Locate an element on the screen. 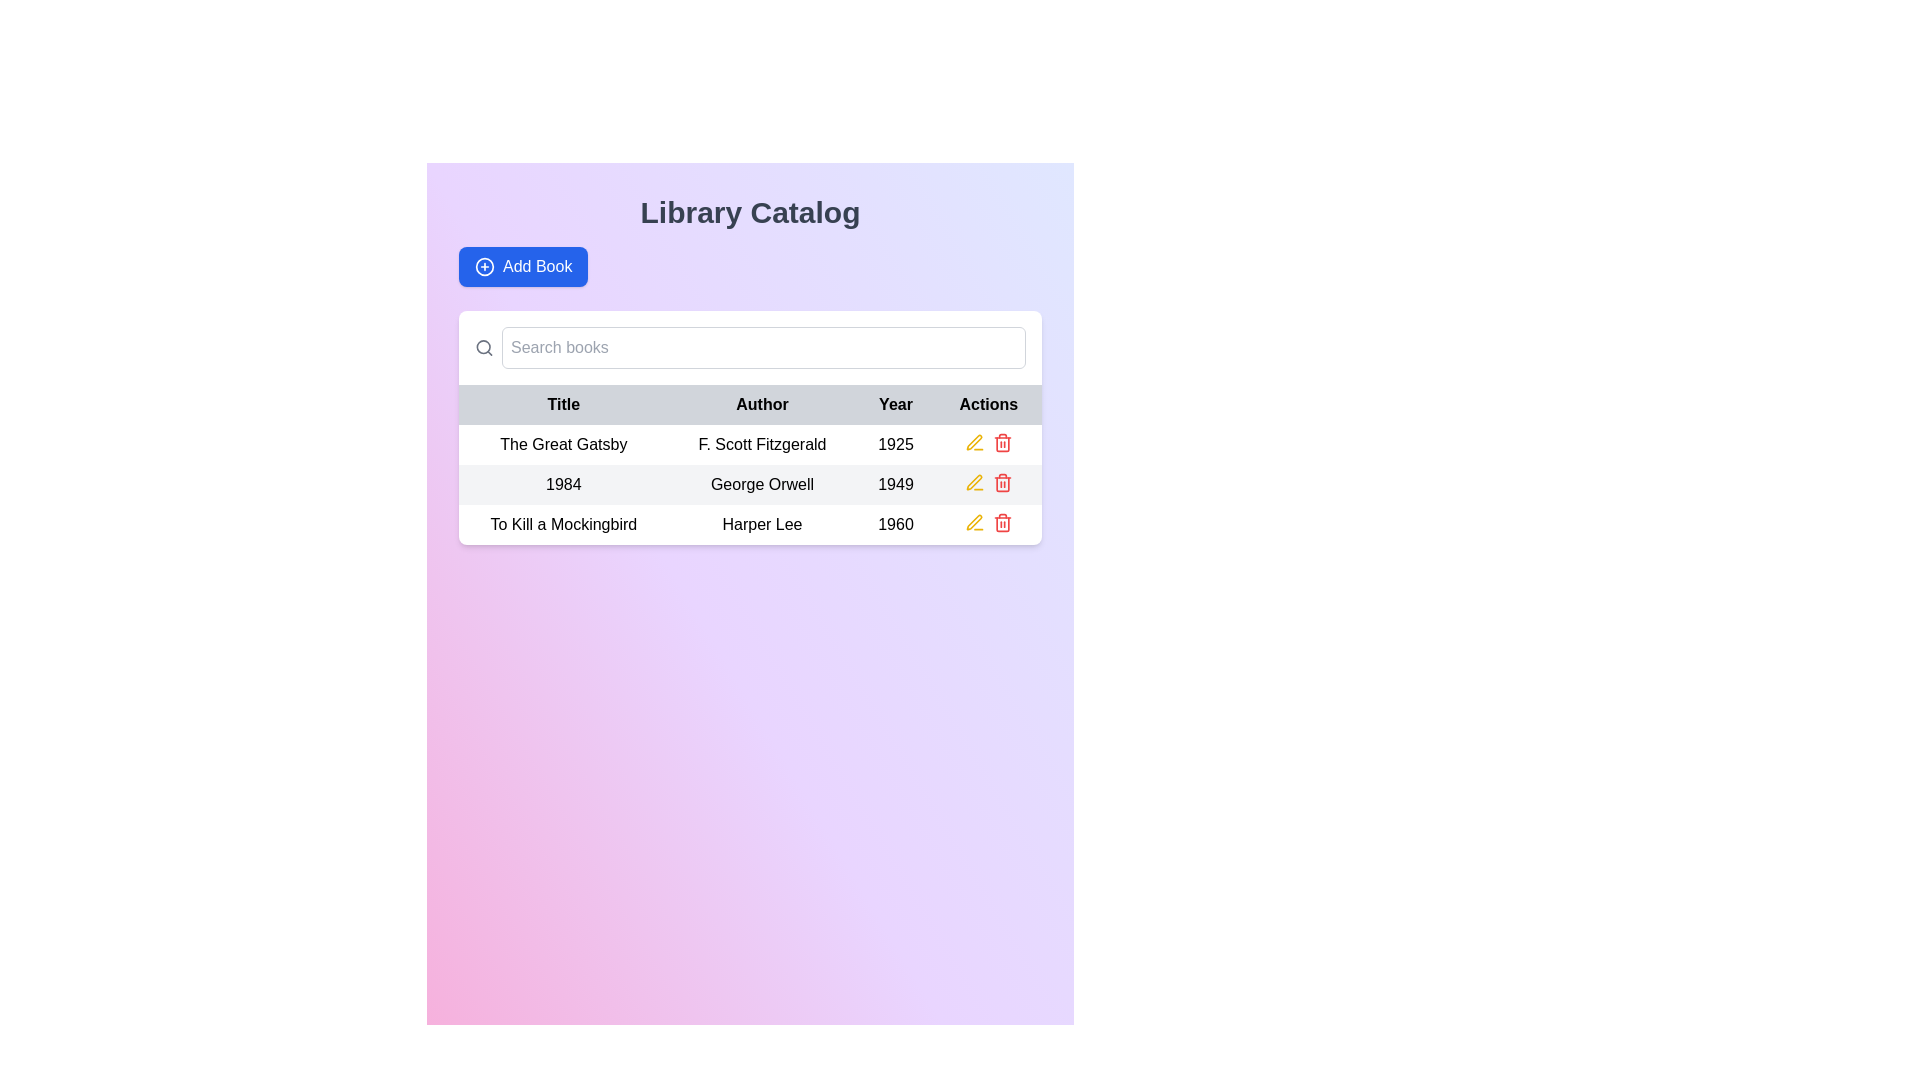 This screenshot has width=1920, height=1080. the 'edit' icon for the book '1984' in the middle row of the table under the 'Actions' column to modify its details is located at coordinates (974, 521).